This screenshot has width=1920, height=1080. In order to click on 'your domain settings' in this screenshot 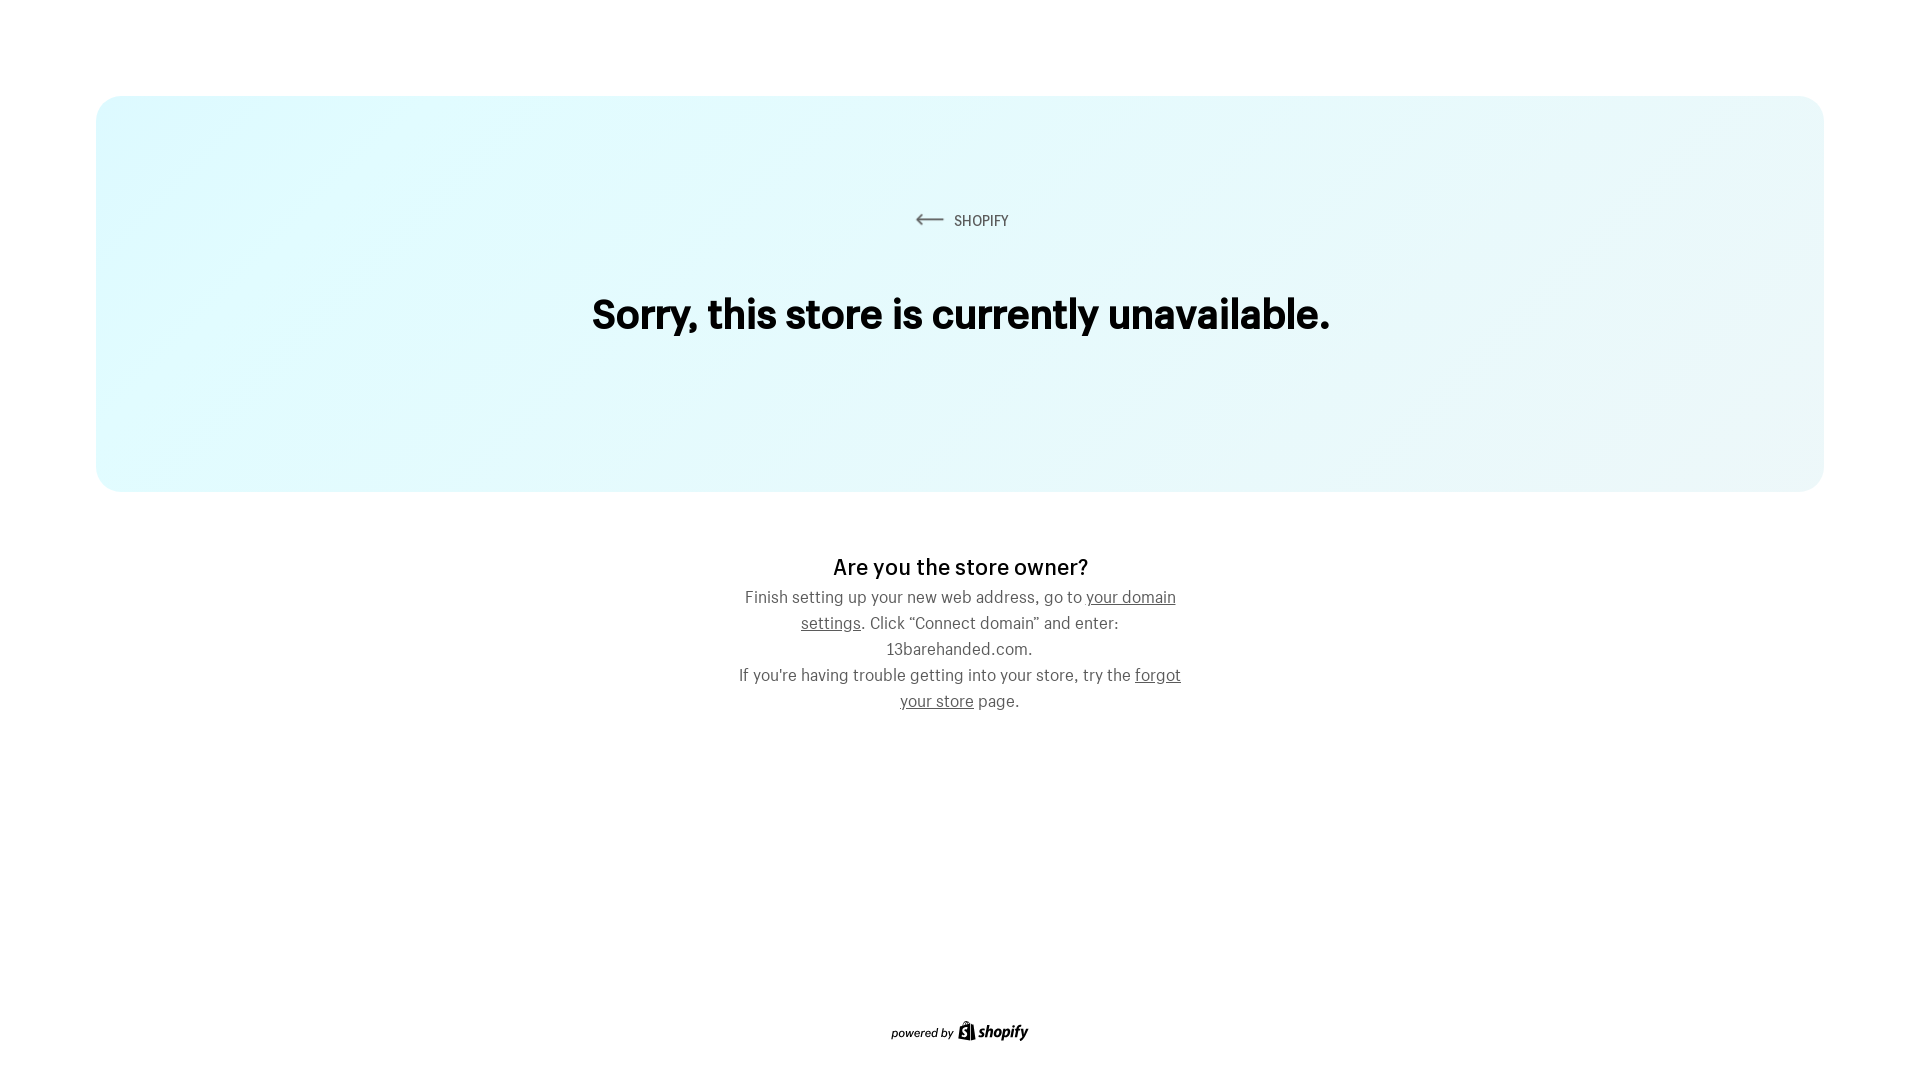, I will do `click(988, 605)`.